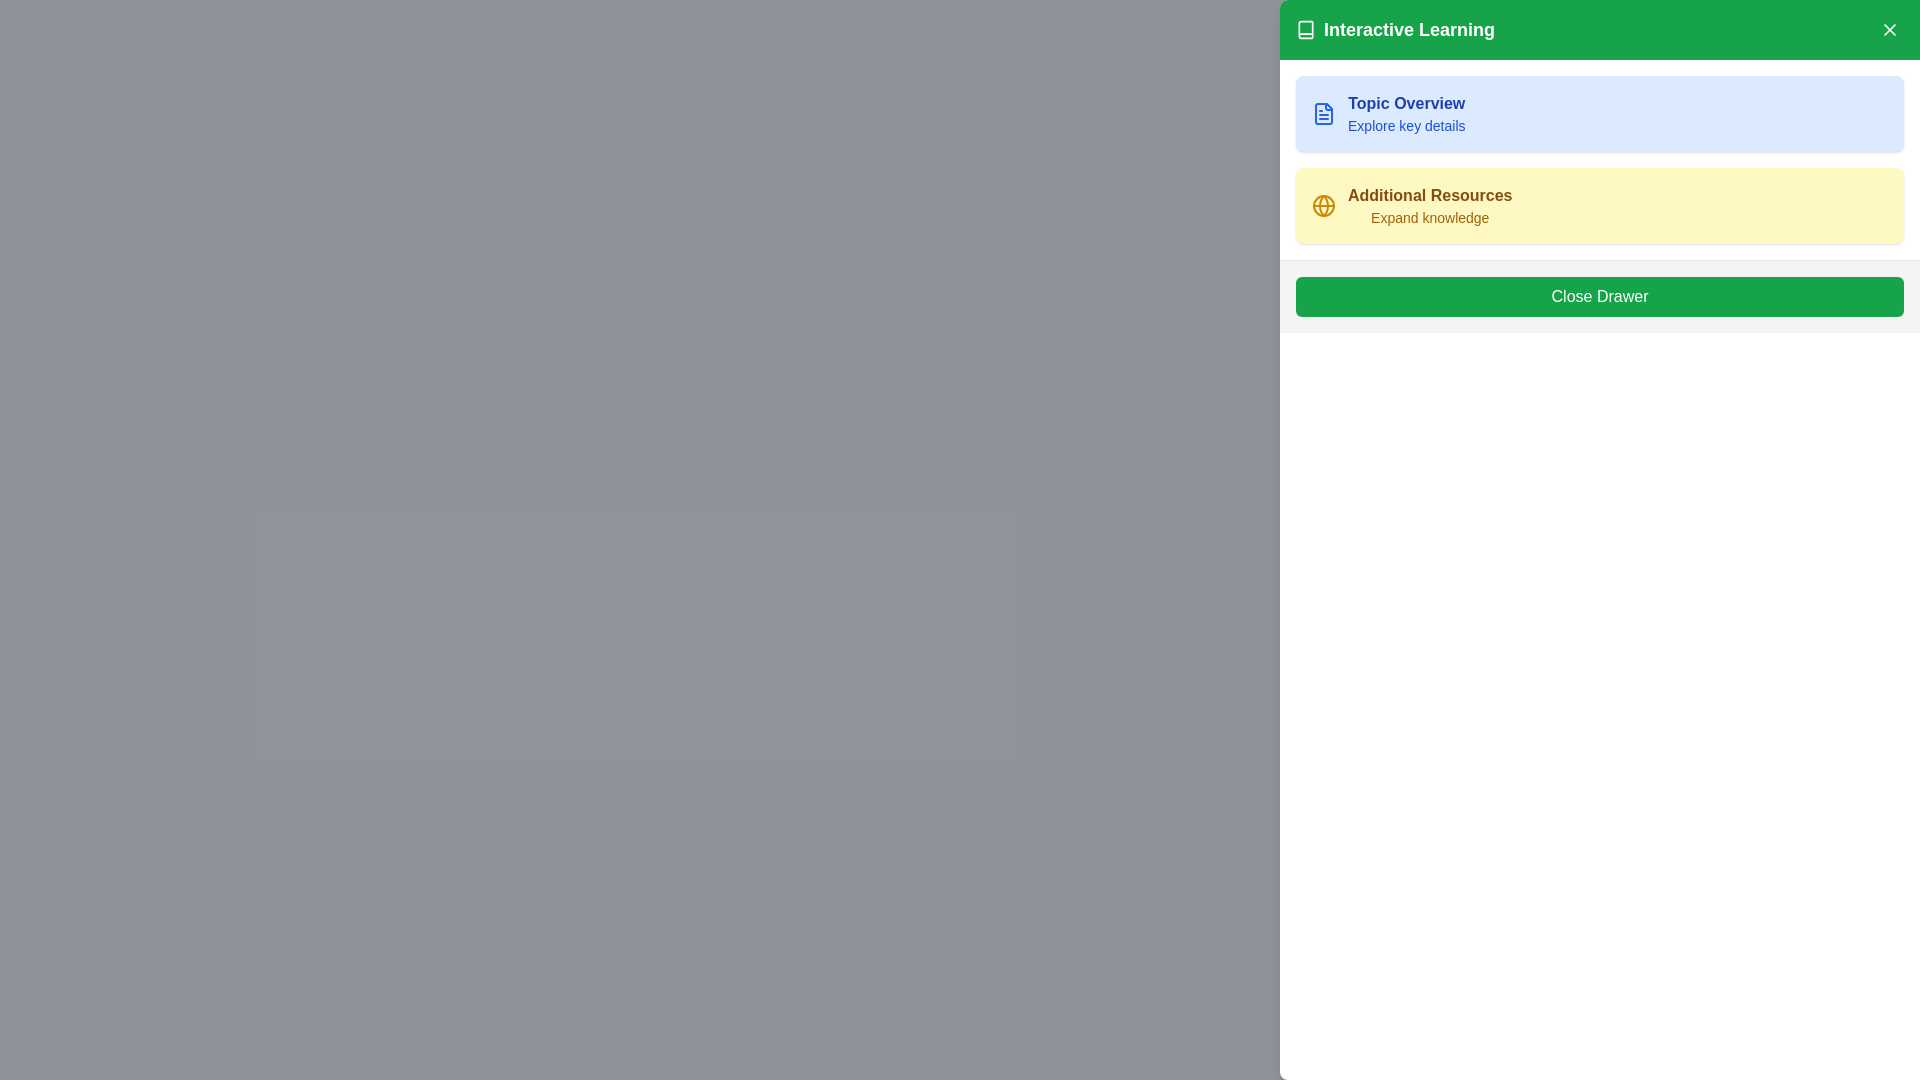 This screenshot has width=1920, height=1080. Describe the element at coordinates (1324, 114) in the screenshot. I see `the file document icon with a blue outline located in the 'Topic Overview' card, adjacent to the text labeled 'Topic Overview' and the subtitle 'Explore key details'` at that location.